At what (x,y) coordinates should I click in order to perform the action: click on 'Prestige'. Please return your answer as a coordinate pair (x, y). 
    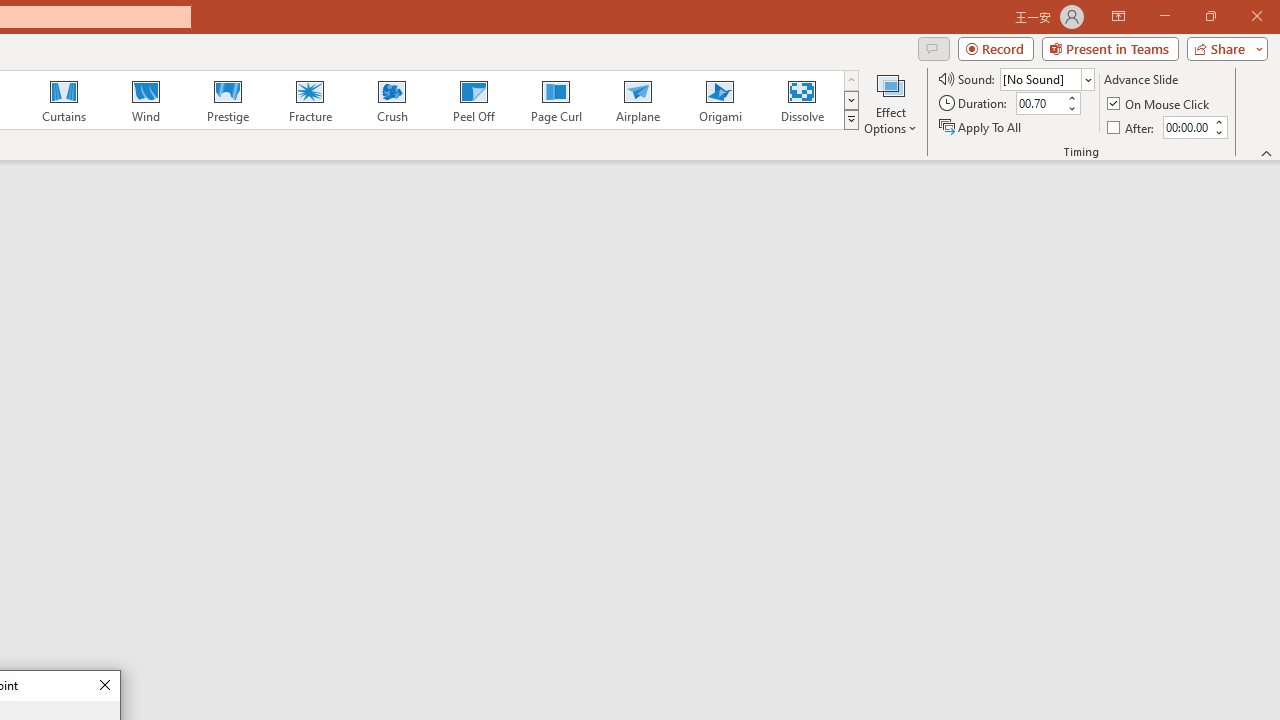
    Looking at the image, I should click on (227, 100).